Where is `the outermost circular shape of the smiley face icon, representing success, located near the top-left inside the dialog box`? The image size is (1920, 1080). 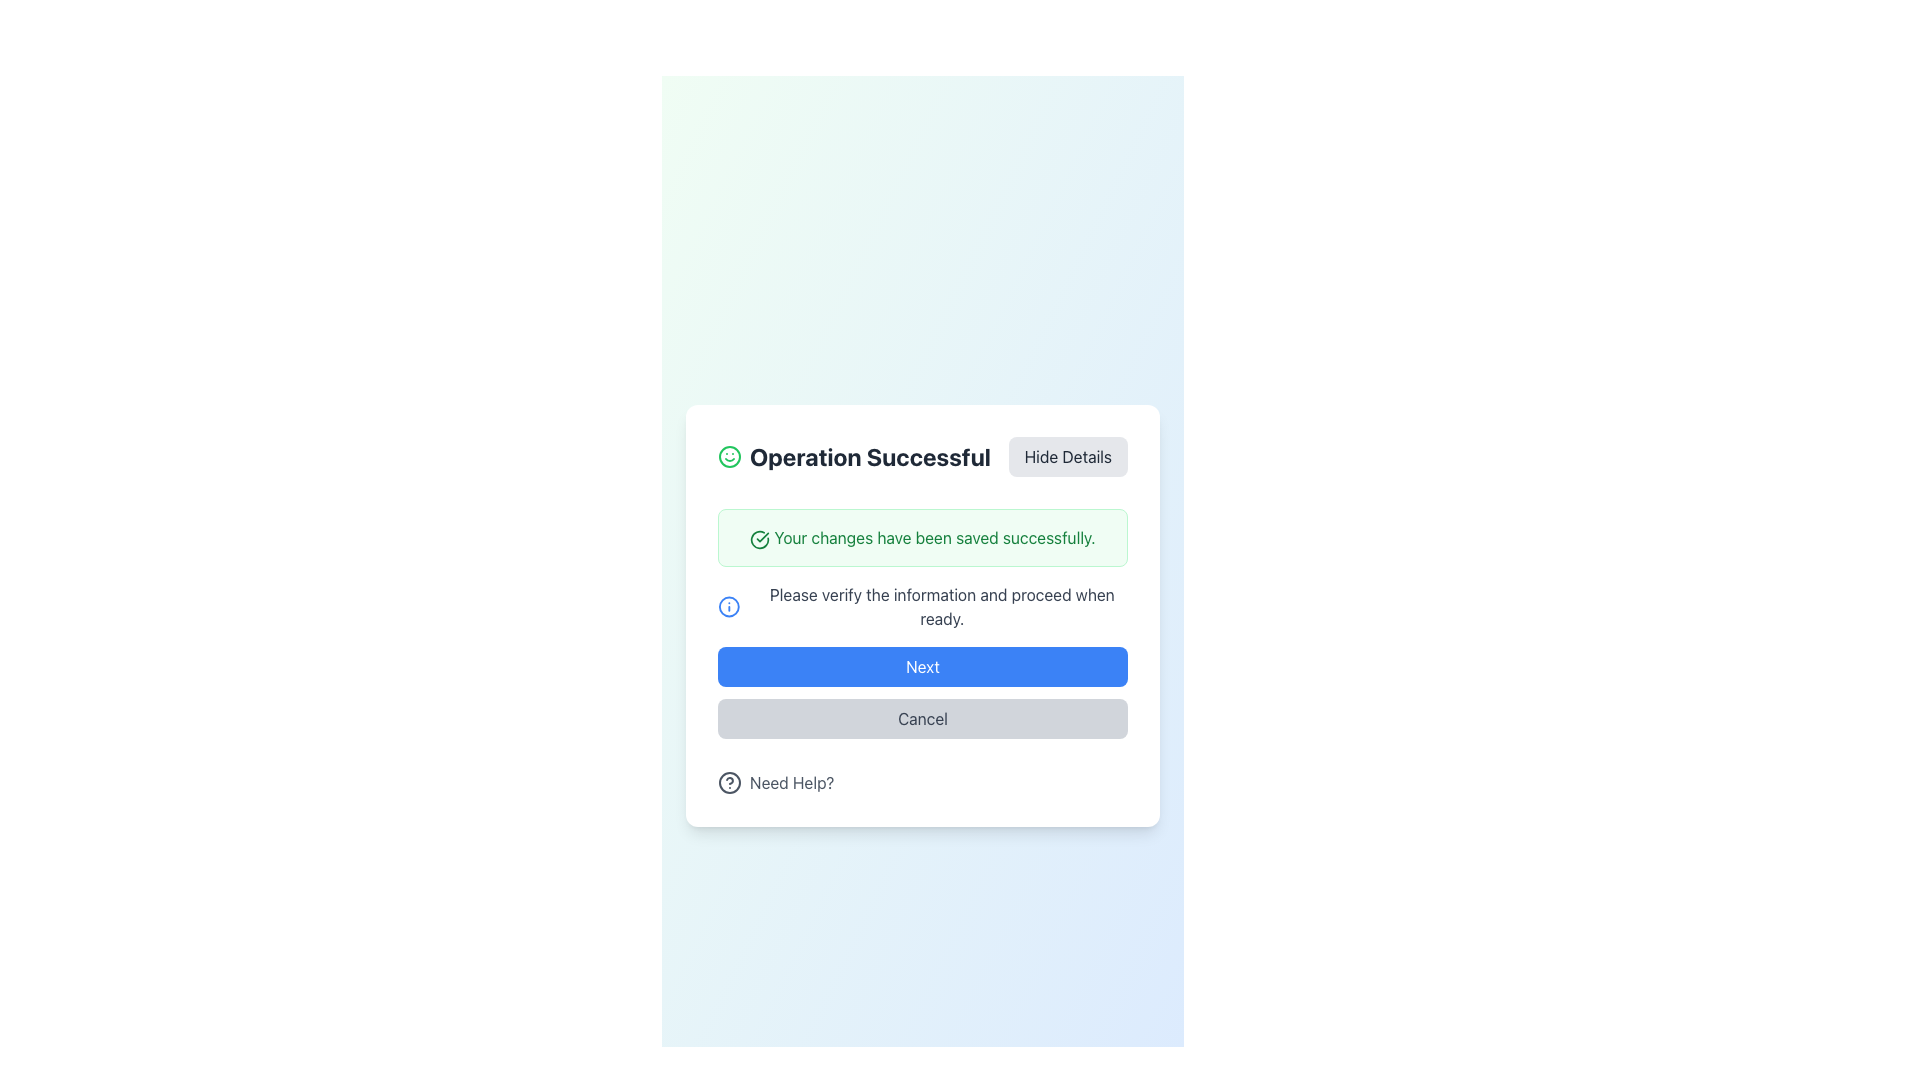
the outermost circular shape of the smiley face icon, representing success, located near the top-left inside the dialog box is located at coordinates (728, 456).